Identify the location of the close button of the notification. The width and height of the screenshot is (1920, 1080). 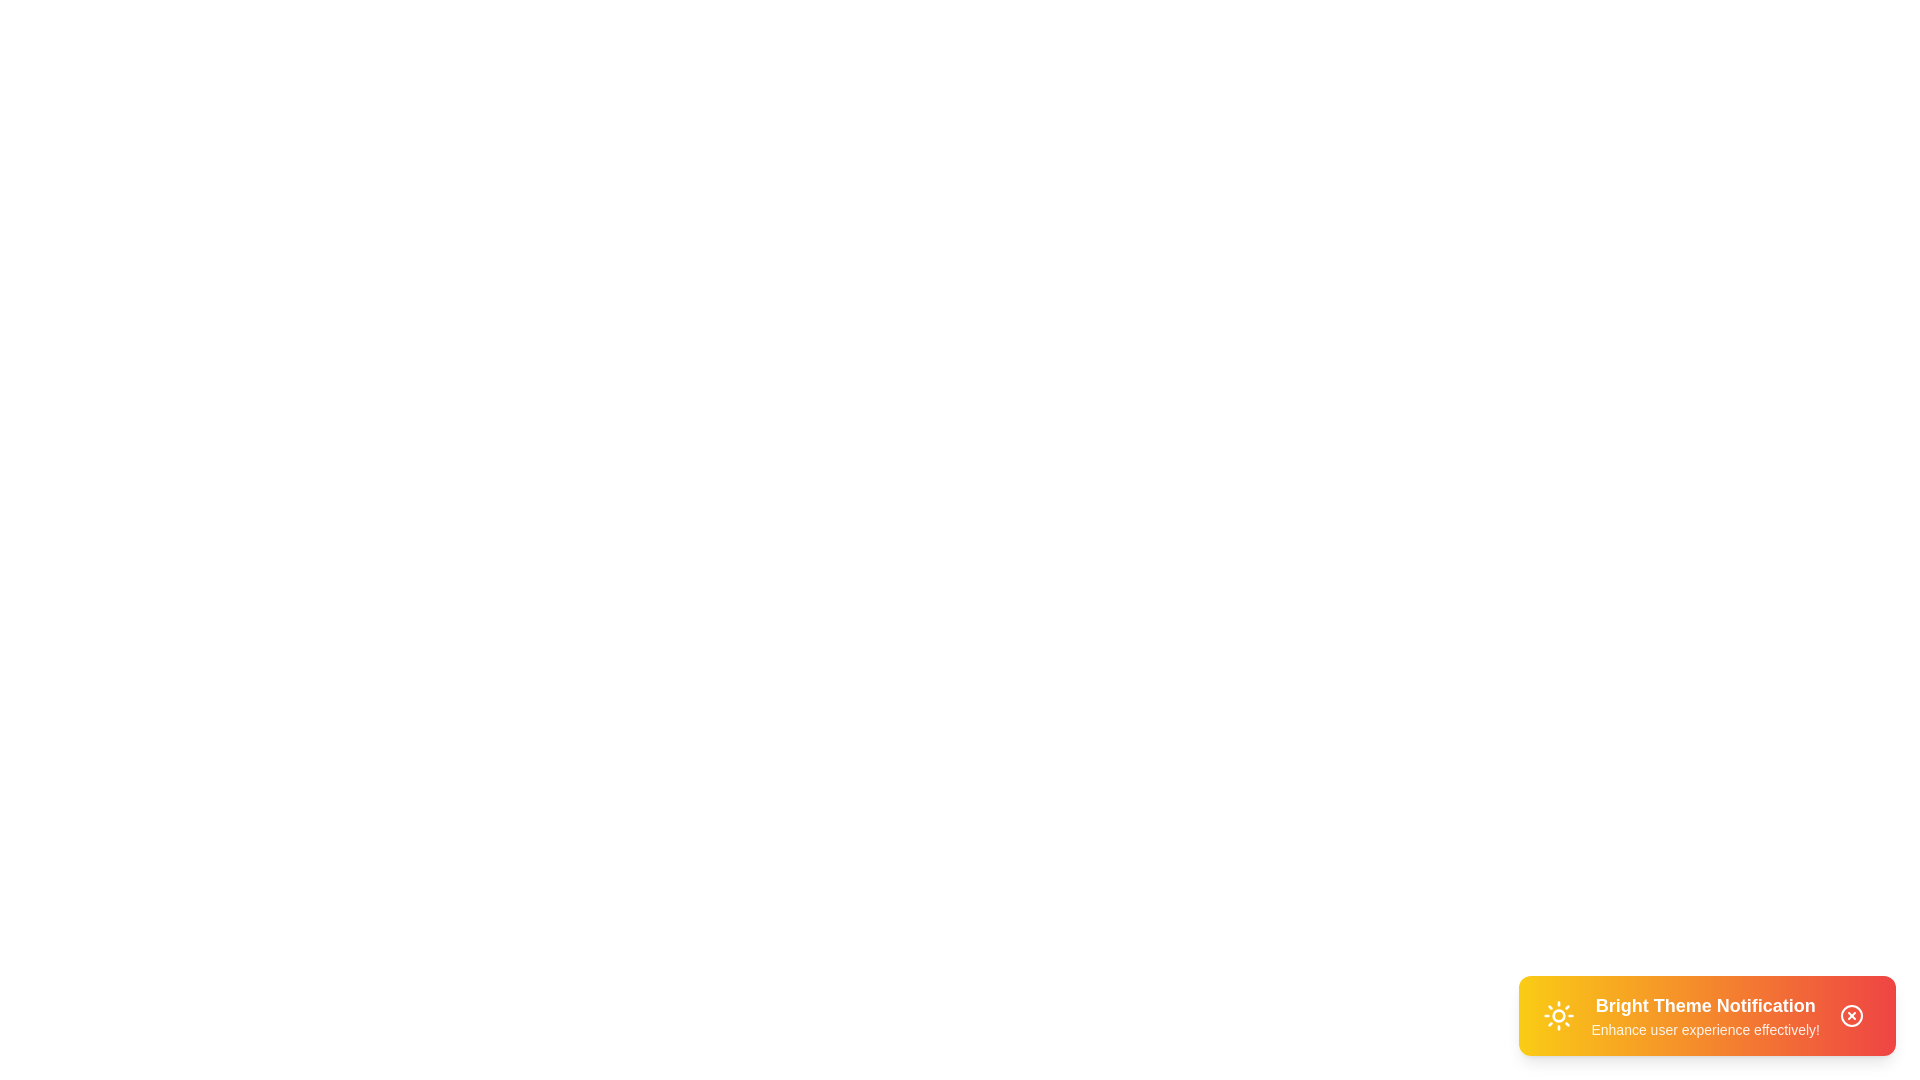
(1851, 1015).